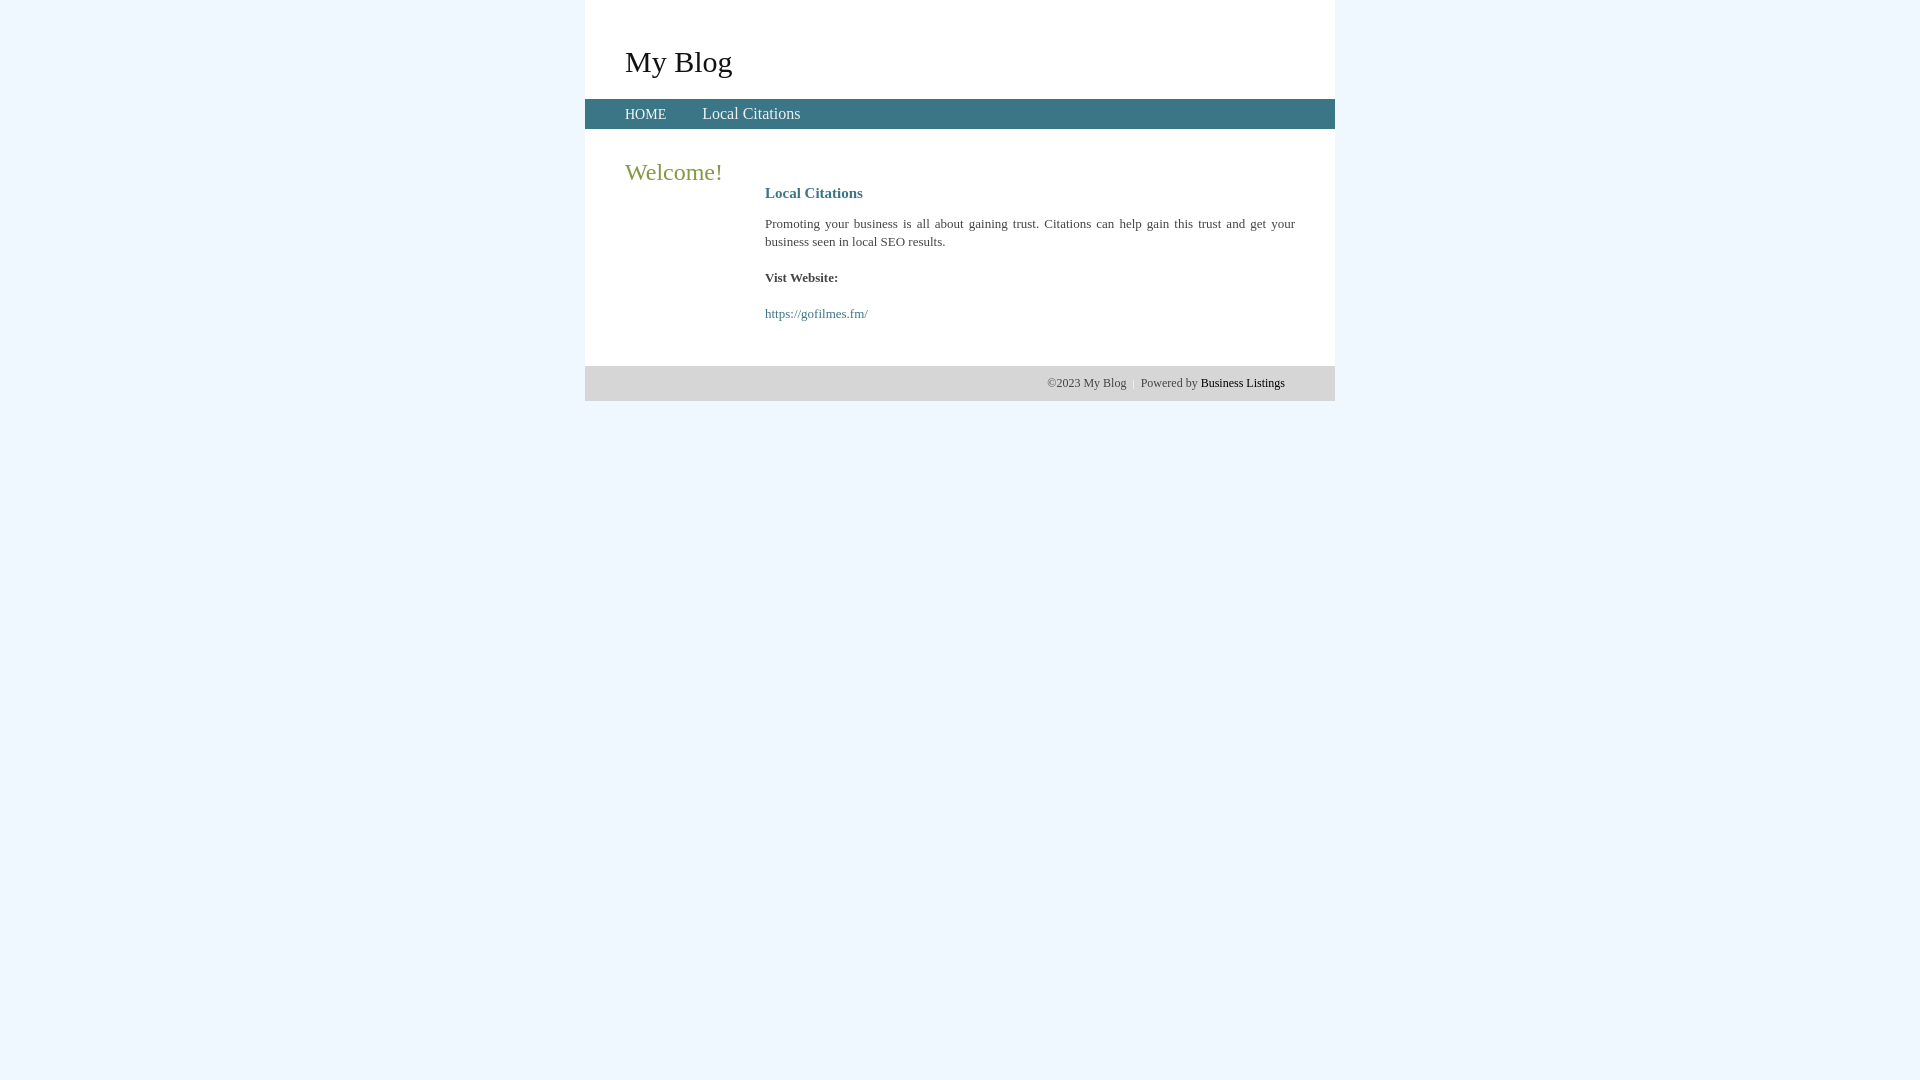  What do you see at coordinates (645, 114) in the screenshot?
I see `'HOME'` at bounding box center [645, 114].